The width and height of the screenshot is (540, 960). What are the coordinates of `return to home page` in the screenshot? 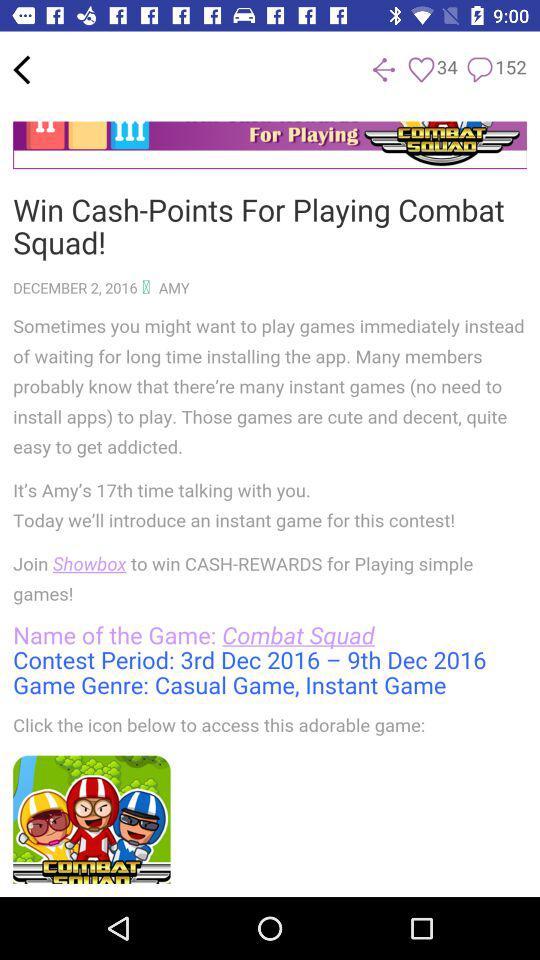 It's located at (20, 69).